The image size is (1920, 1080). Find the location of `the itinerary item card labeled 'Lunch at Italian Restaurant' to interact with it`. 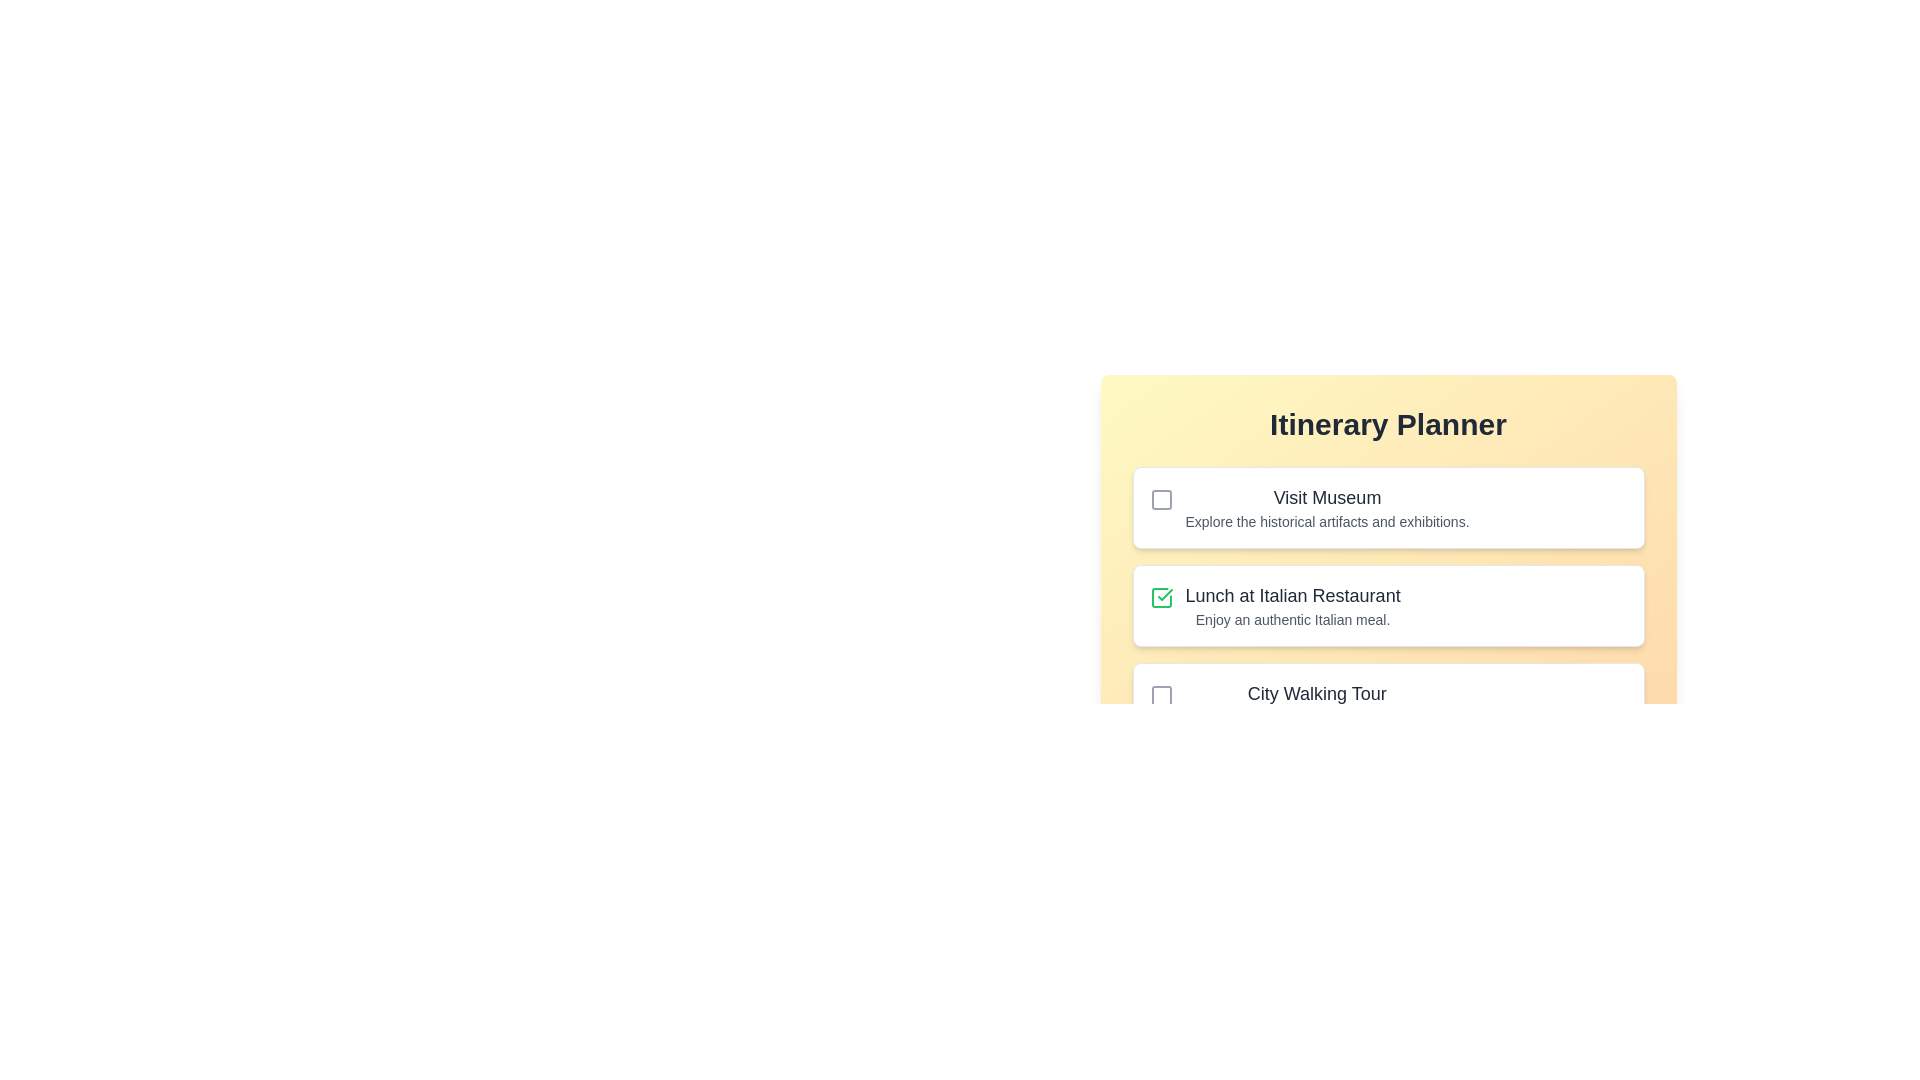

the itinerary item card labeled 'Lunch at Italian Restaurant' to interact with it is located at coordinates (1387, 604).